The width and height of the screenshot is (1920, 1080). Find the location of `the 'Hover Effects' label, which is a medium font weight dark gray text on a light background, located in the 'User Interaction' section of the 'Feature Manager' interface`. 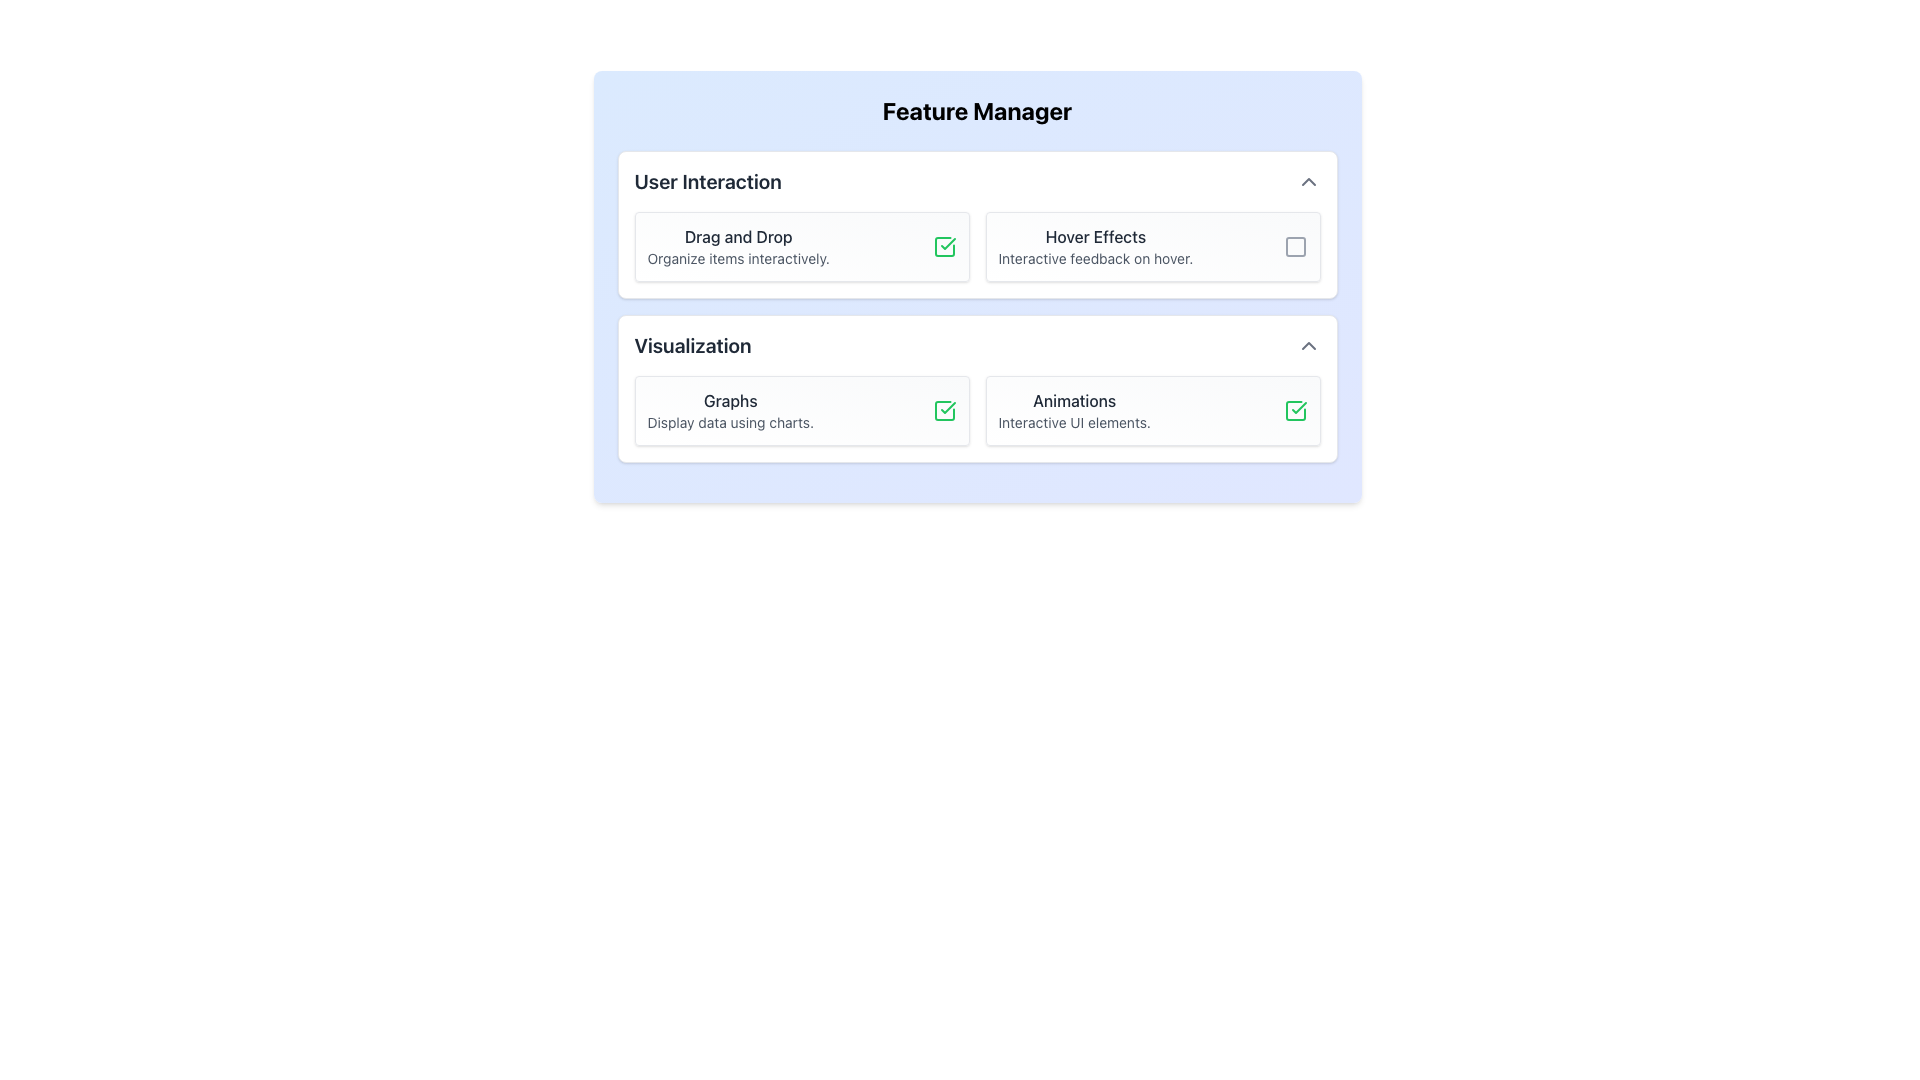

the 'Hover Effects' label, which is a medium font weight dark gray text on a light background, located in the 'User Interaction' section of the 'Feature Manager' interface is located at coordinates (1094, 235).